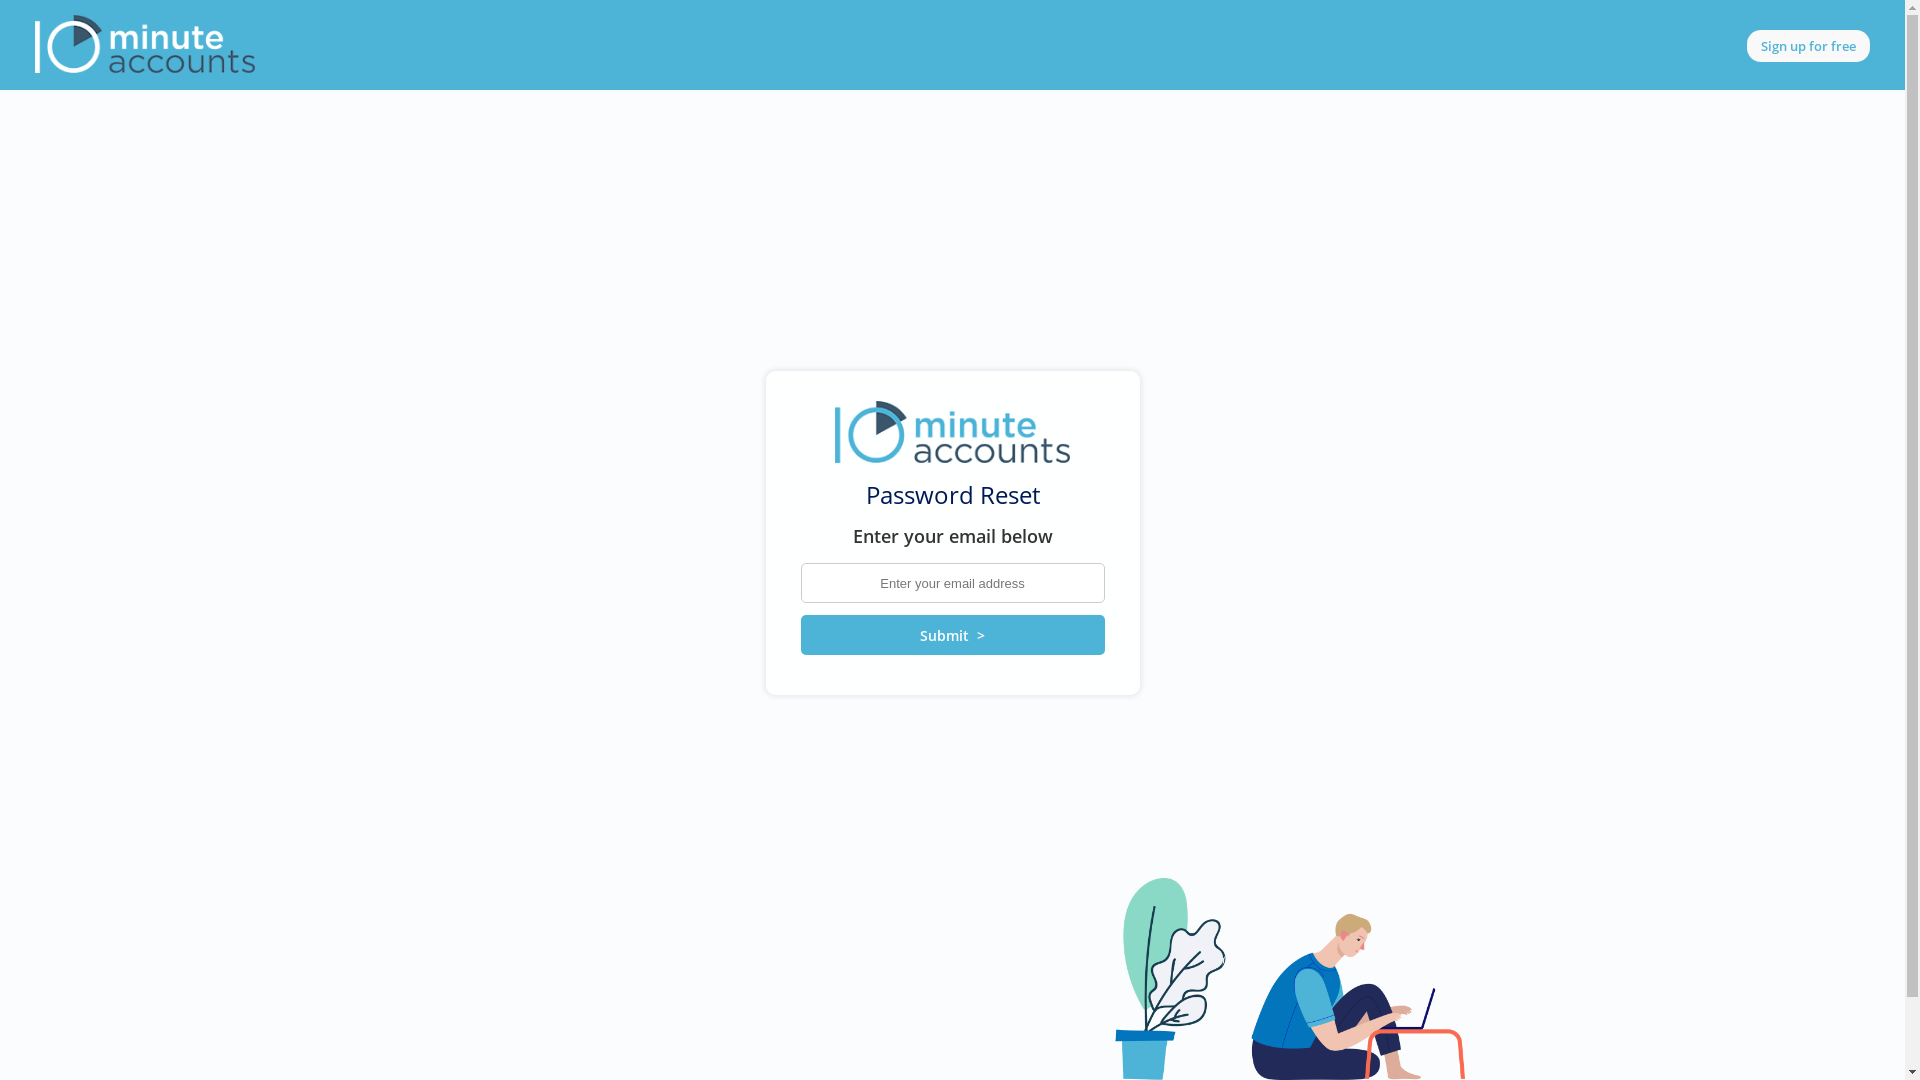 The height and width of the screenshot is (1080, 1920). What do you see at coordinates (1808, 45) in the screenshot?
I see `'Sign up for free'` at bounding box center [1808, 45].